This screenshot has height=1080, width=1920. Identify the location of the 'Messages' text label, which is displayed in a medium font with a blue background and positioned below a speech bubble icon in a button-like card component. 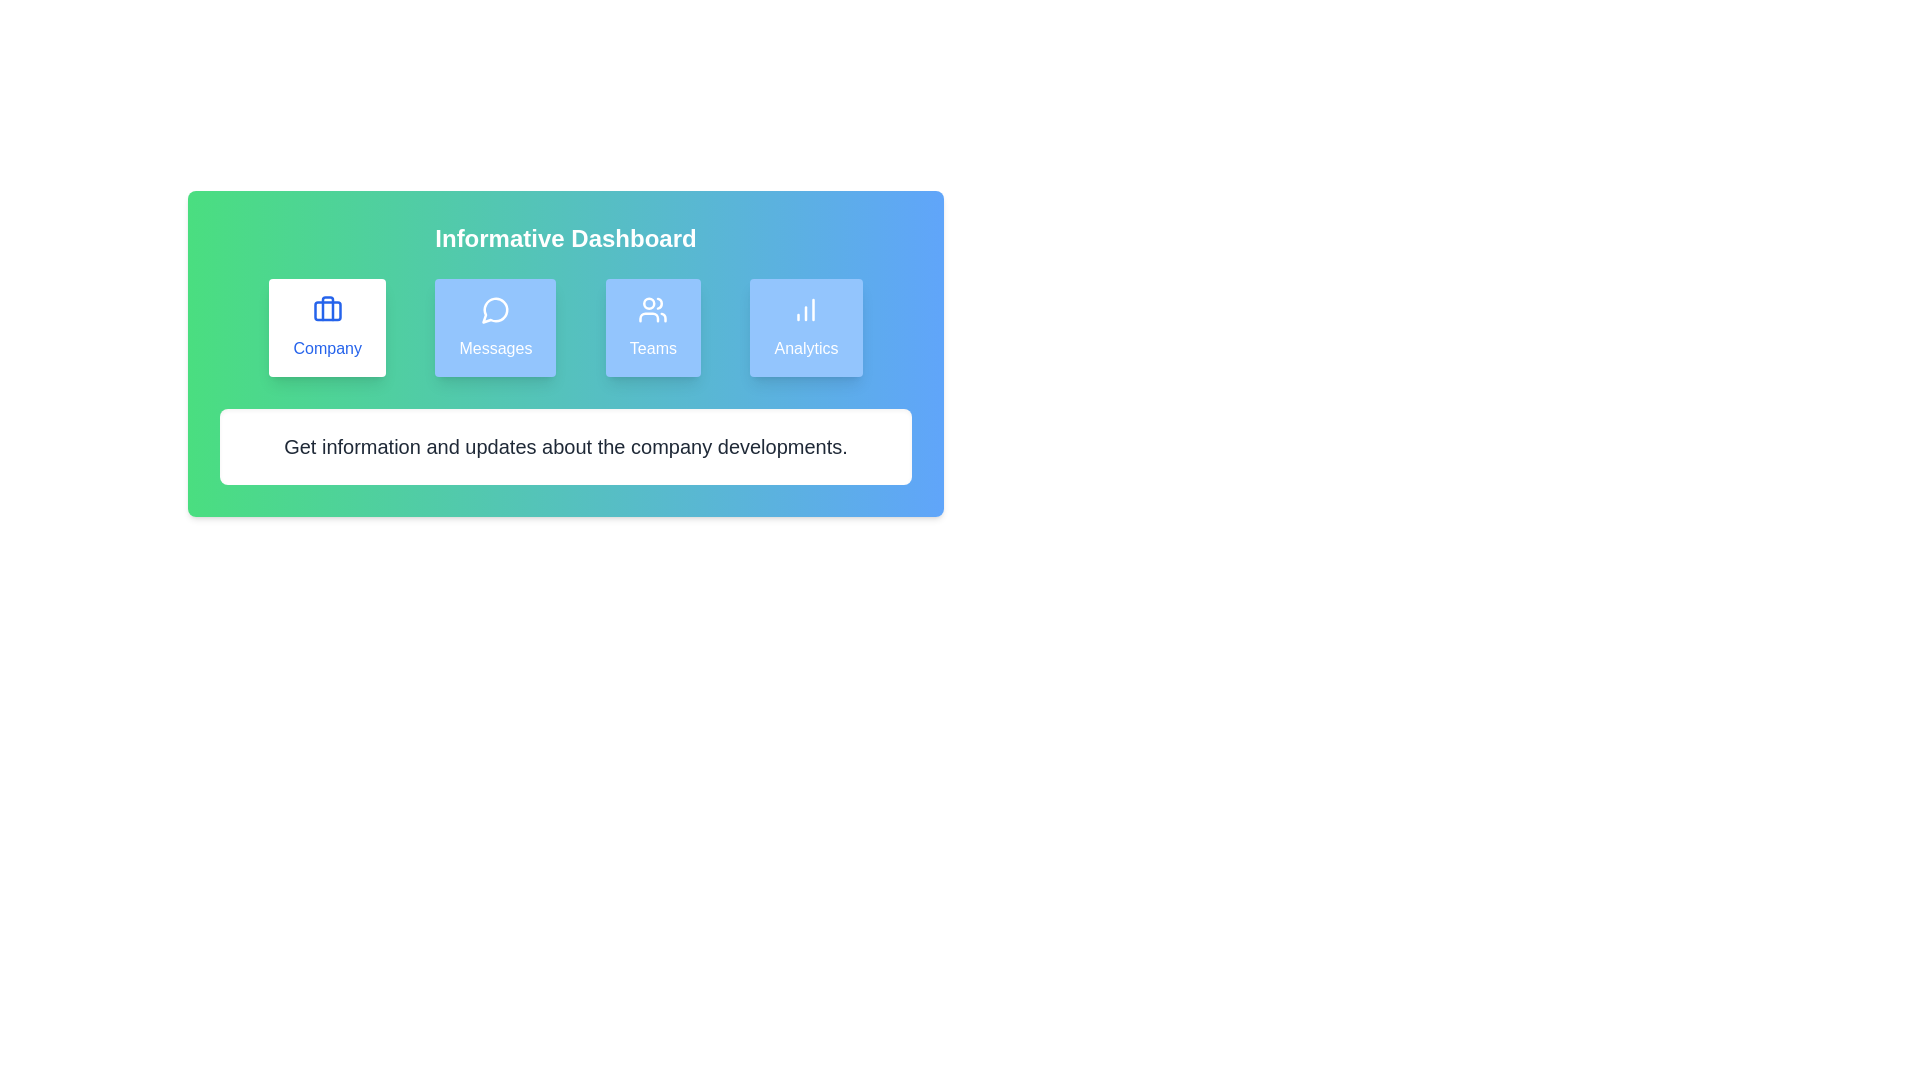
(495, 347).